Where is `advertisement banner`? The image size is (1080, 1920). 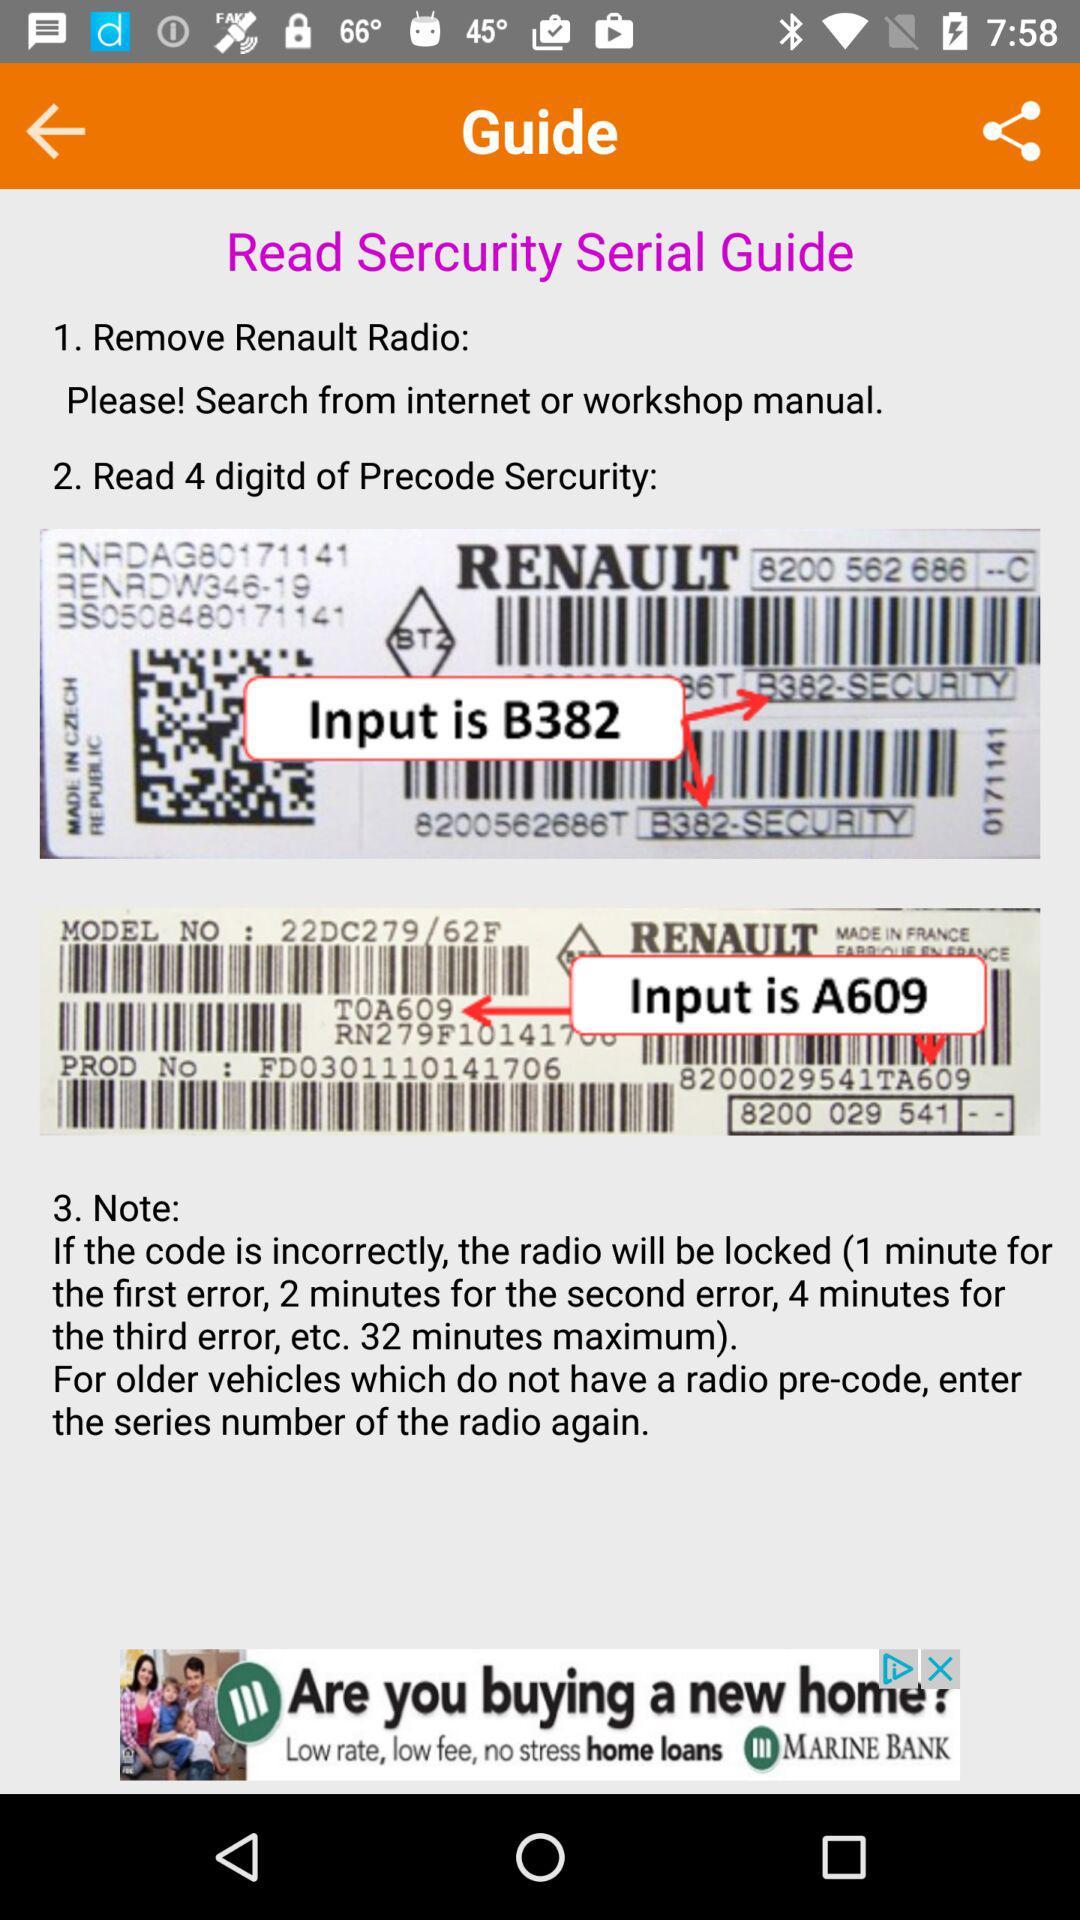 advertisement banner is located at coordinates (540, 1713).